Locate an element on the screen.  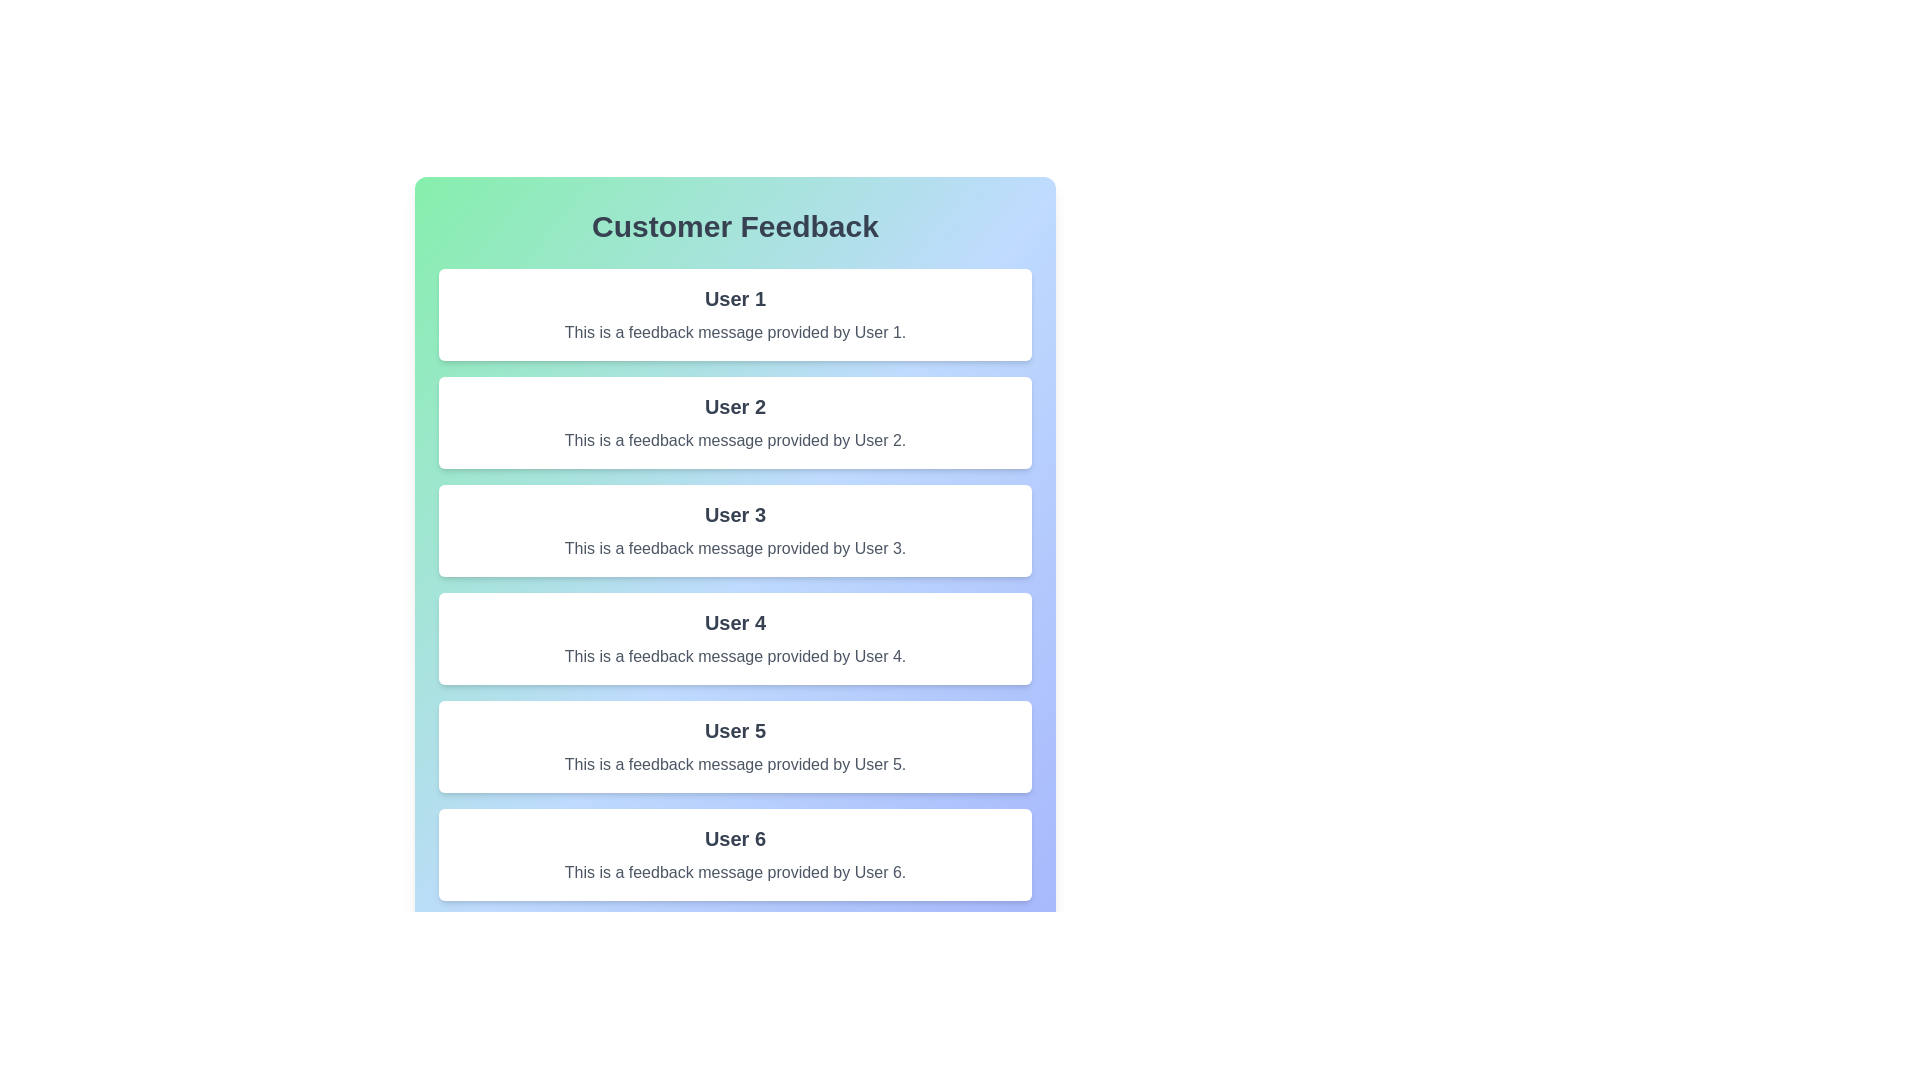
the non-interactive text label displaying feedback from User 6, located within the sixth feedback box at the bottom of the interface is located at coordinates (734, 871).